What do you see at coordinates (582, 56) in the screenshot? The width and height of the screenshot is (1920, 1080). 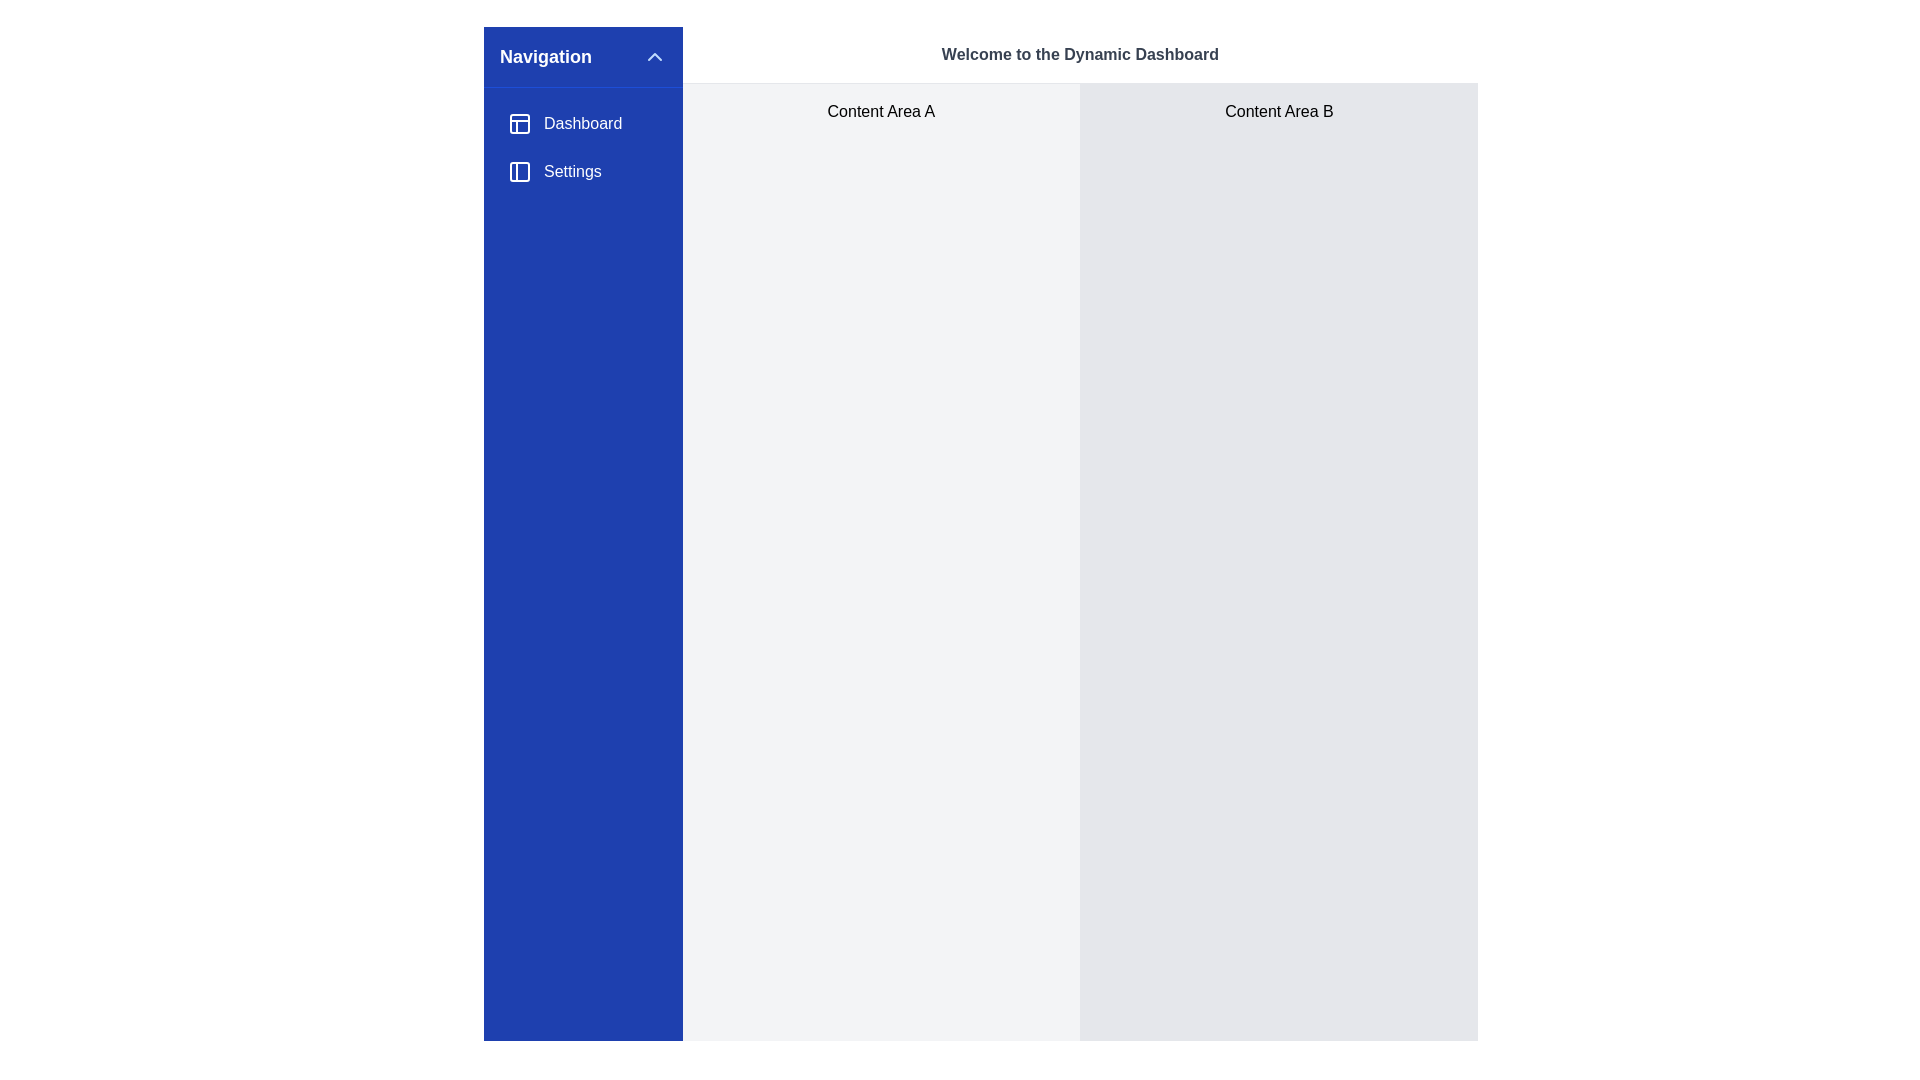 I see `the content of the Header section located at the top of the blue sidebar, which serves as the title for the sidebar navigation menu` at bounding box center [582, 56].